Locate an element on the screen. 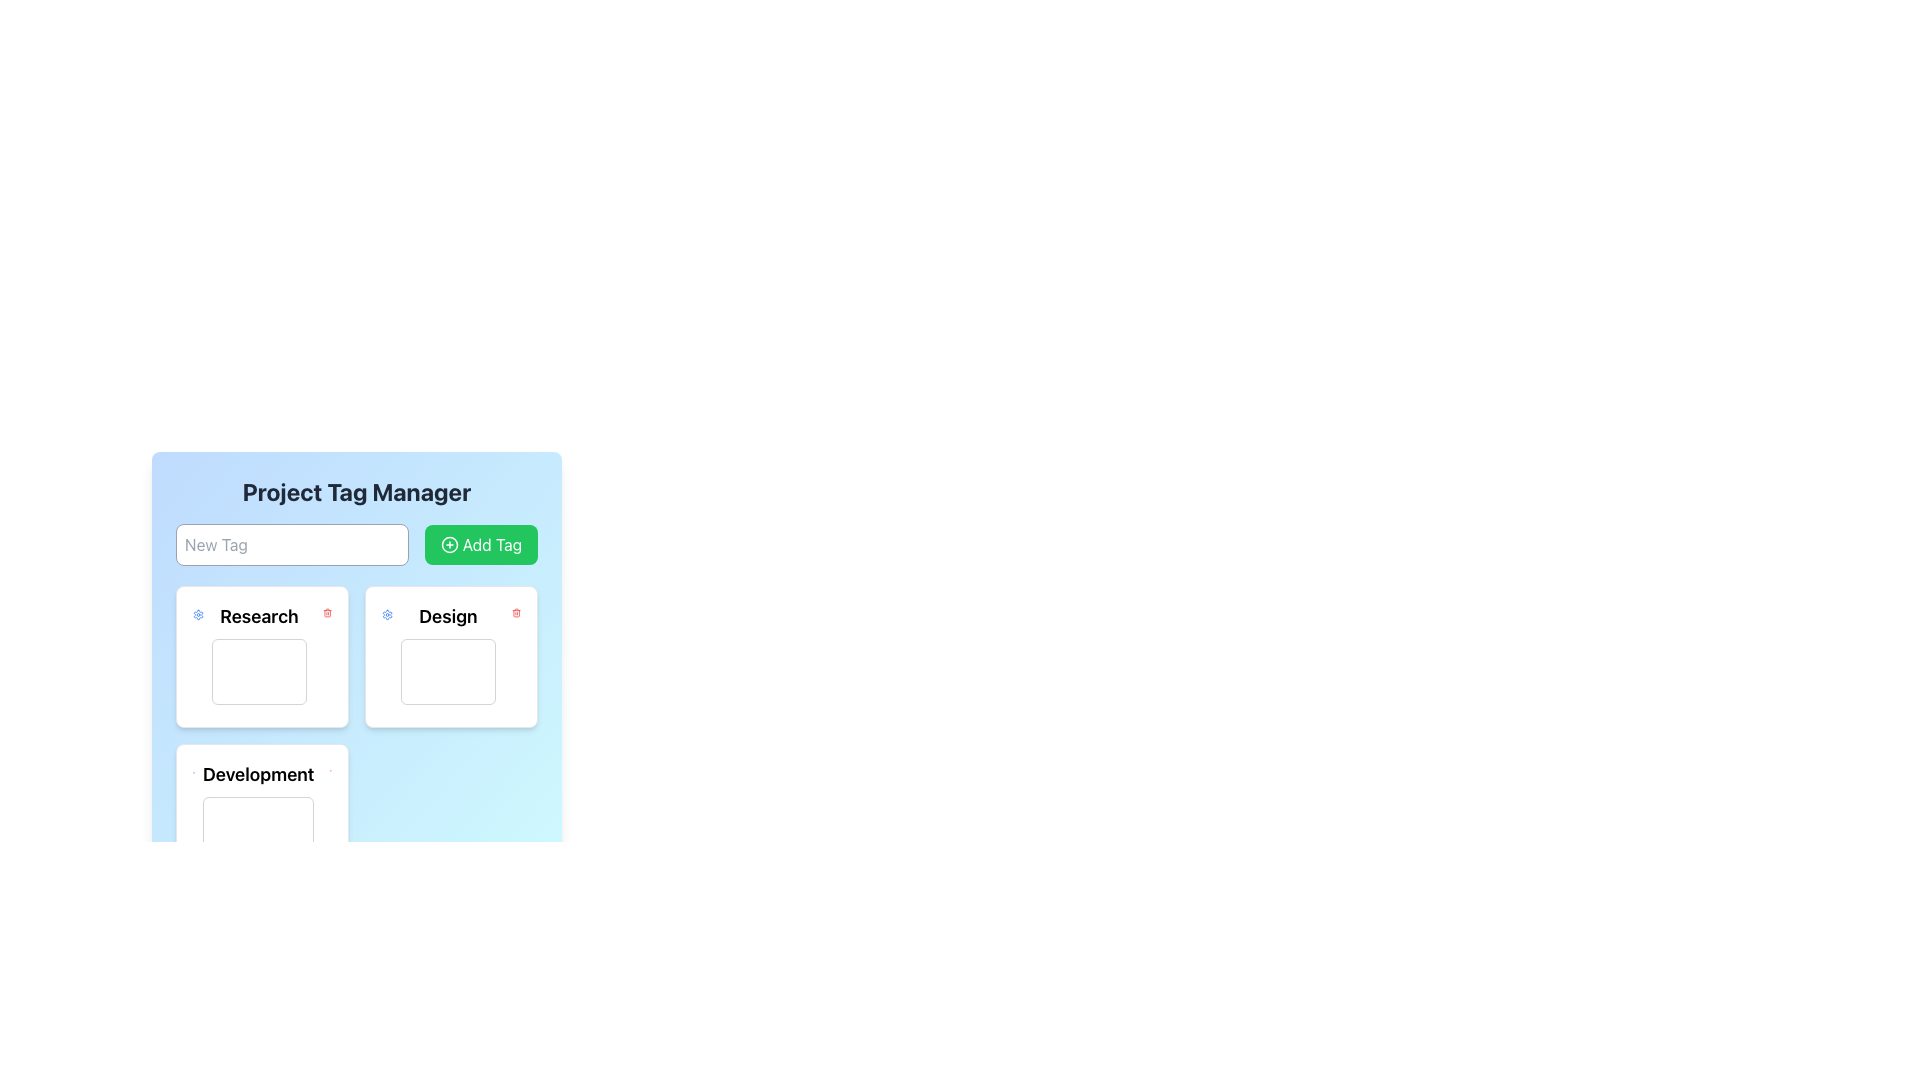 The height and width of the screenshot is (1080, 1920). the graphical circle component of the 'Add Tag' button, which visually represents the action of adding new items is located at coordinates (448, 544).